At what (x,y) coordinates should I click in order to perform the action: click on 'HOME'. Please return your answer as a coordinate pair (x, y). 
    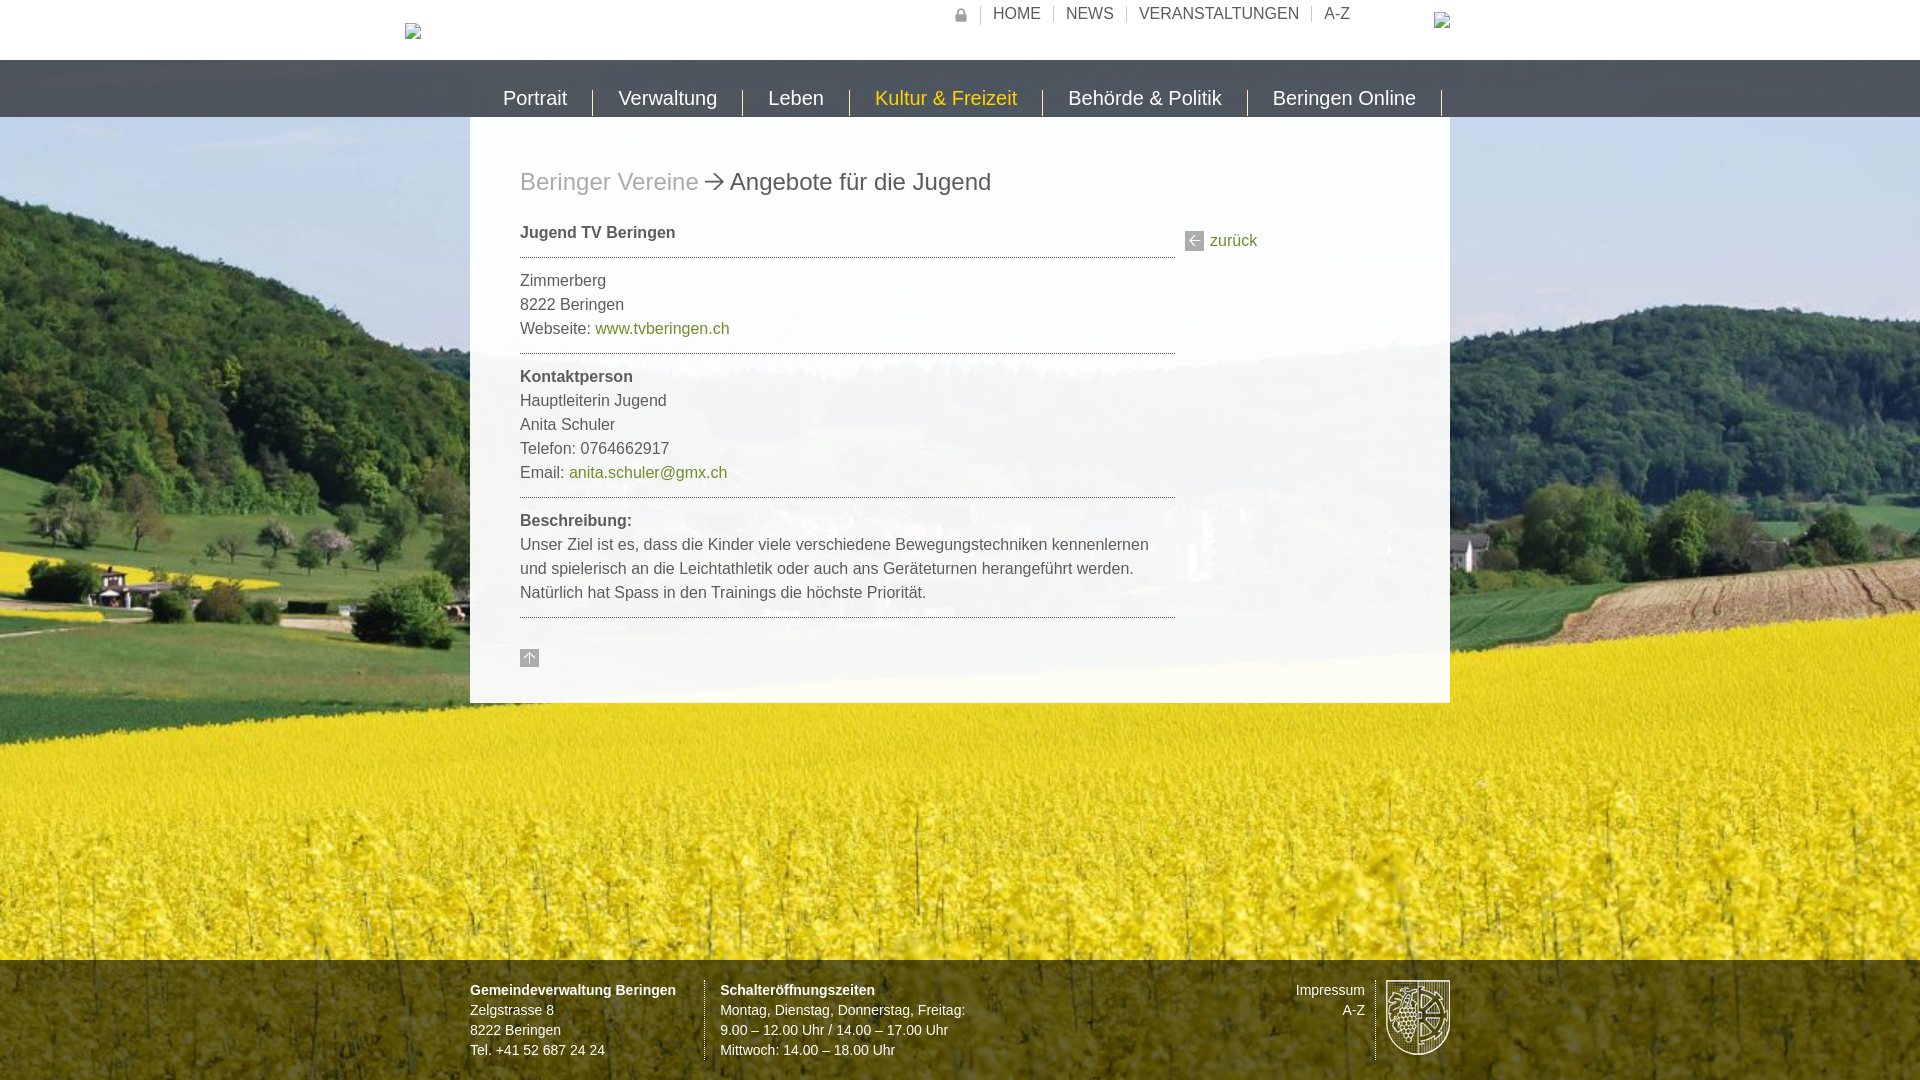
    Looking at the image, I should click on (1017, 13).